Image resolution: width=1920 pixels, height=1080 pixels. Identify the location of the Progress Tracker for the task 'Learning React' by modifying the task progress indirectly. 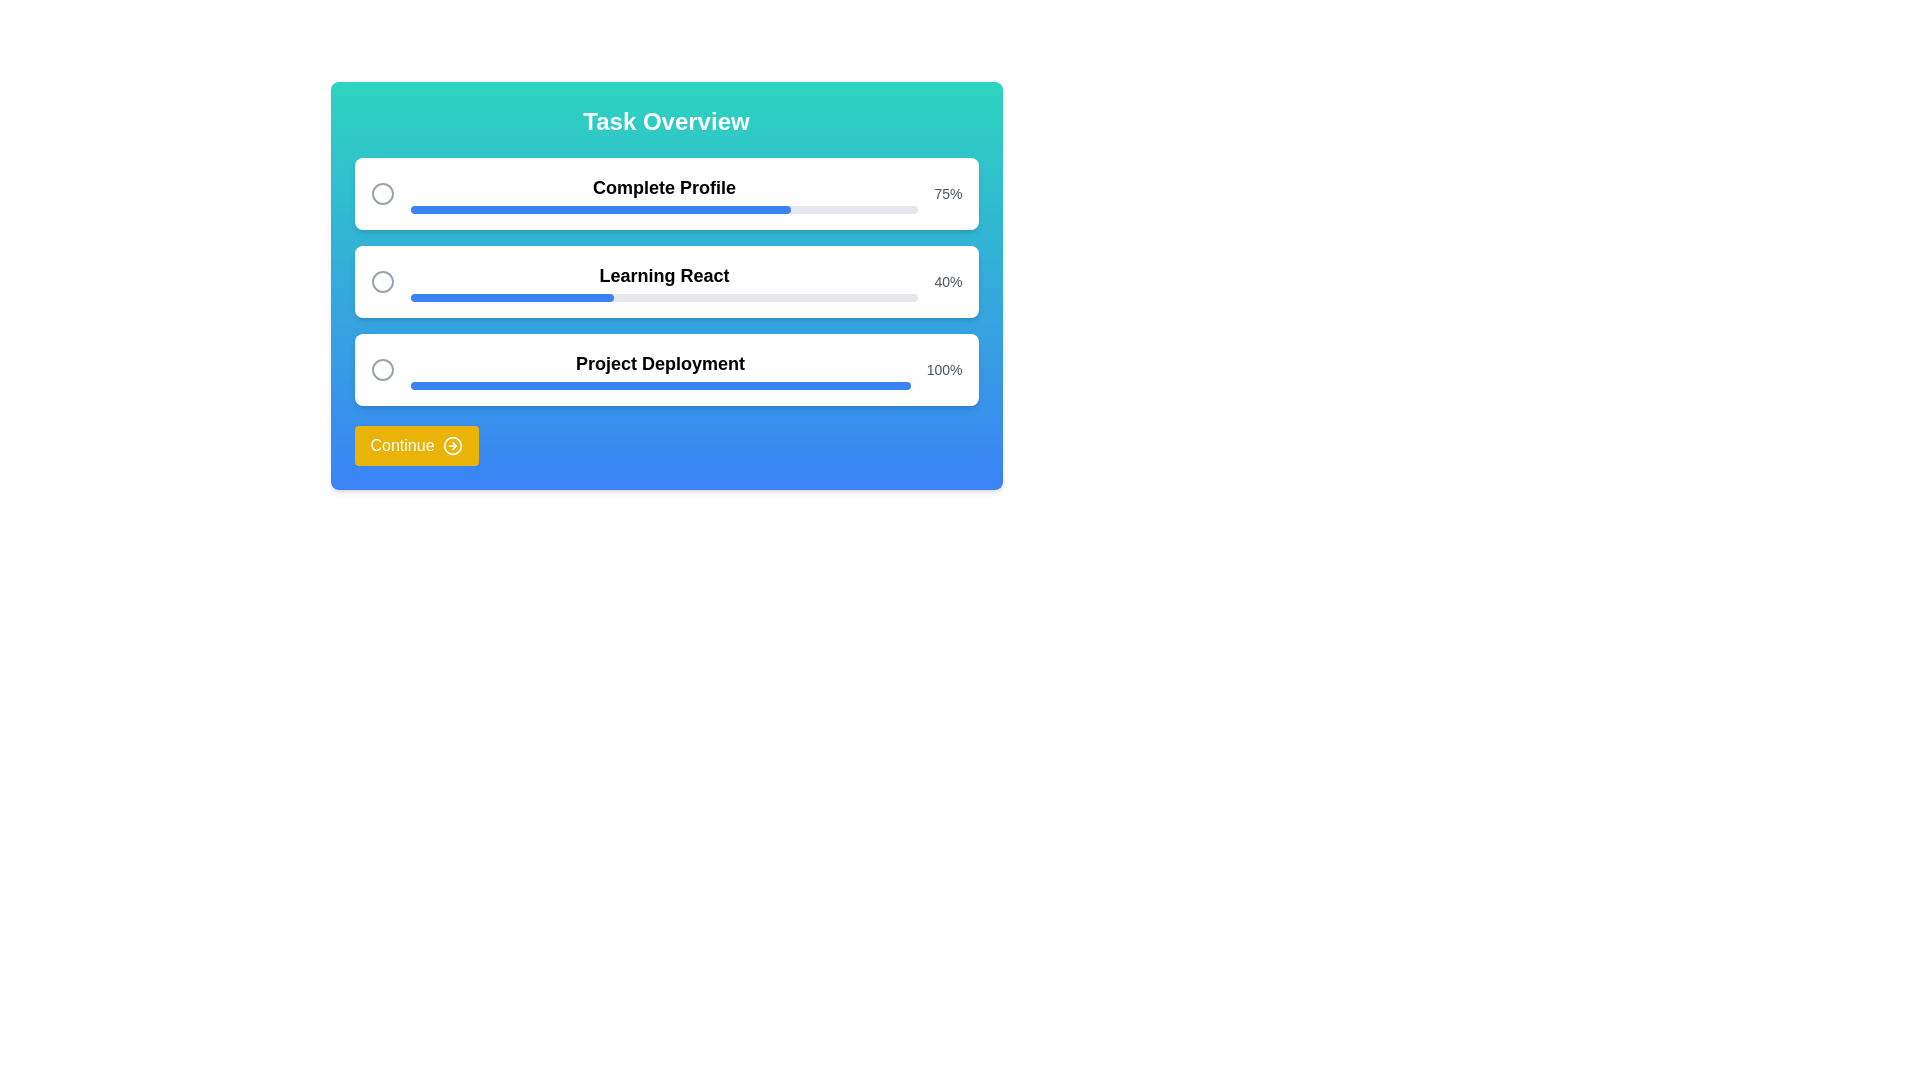
(664, 281).